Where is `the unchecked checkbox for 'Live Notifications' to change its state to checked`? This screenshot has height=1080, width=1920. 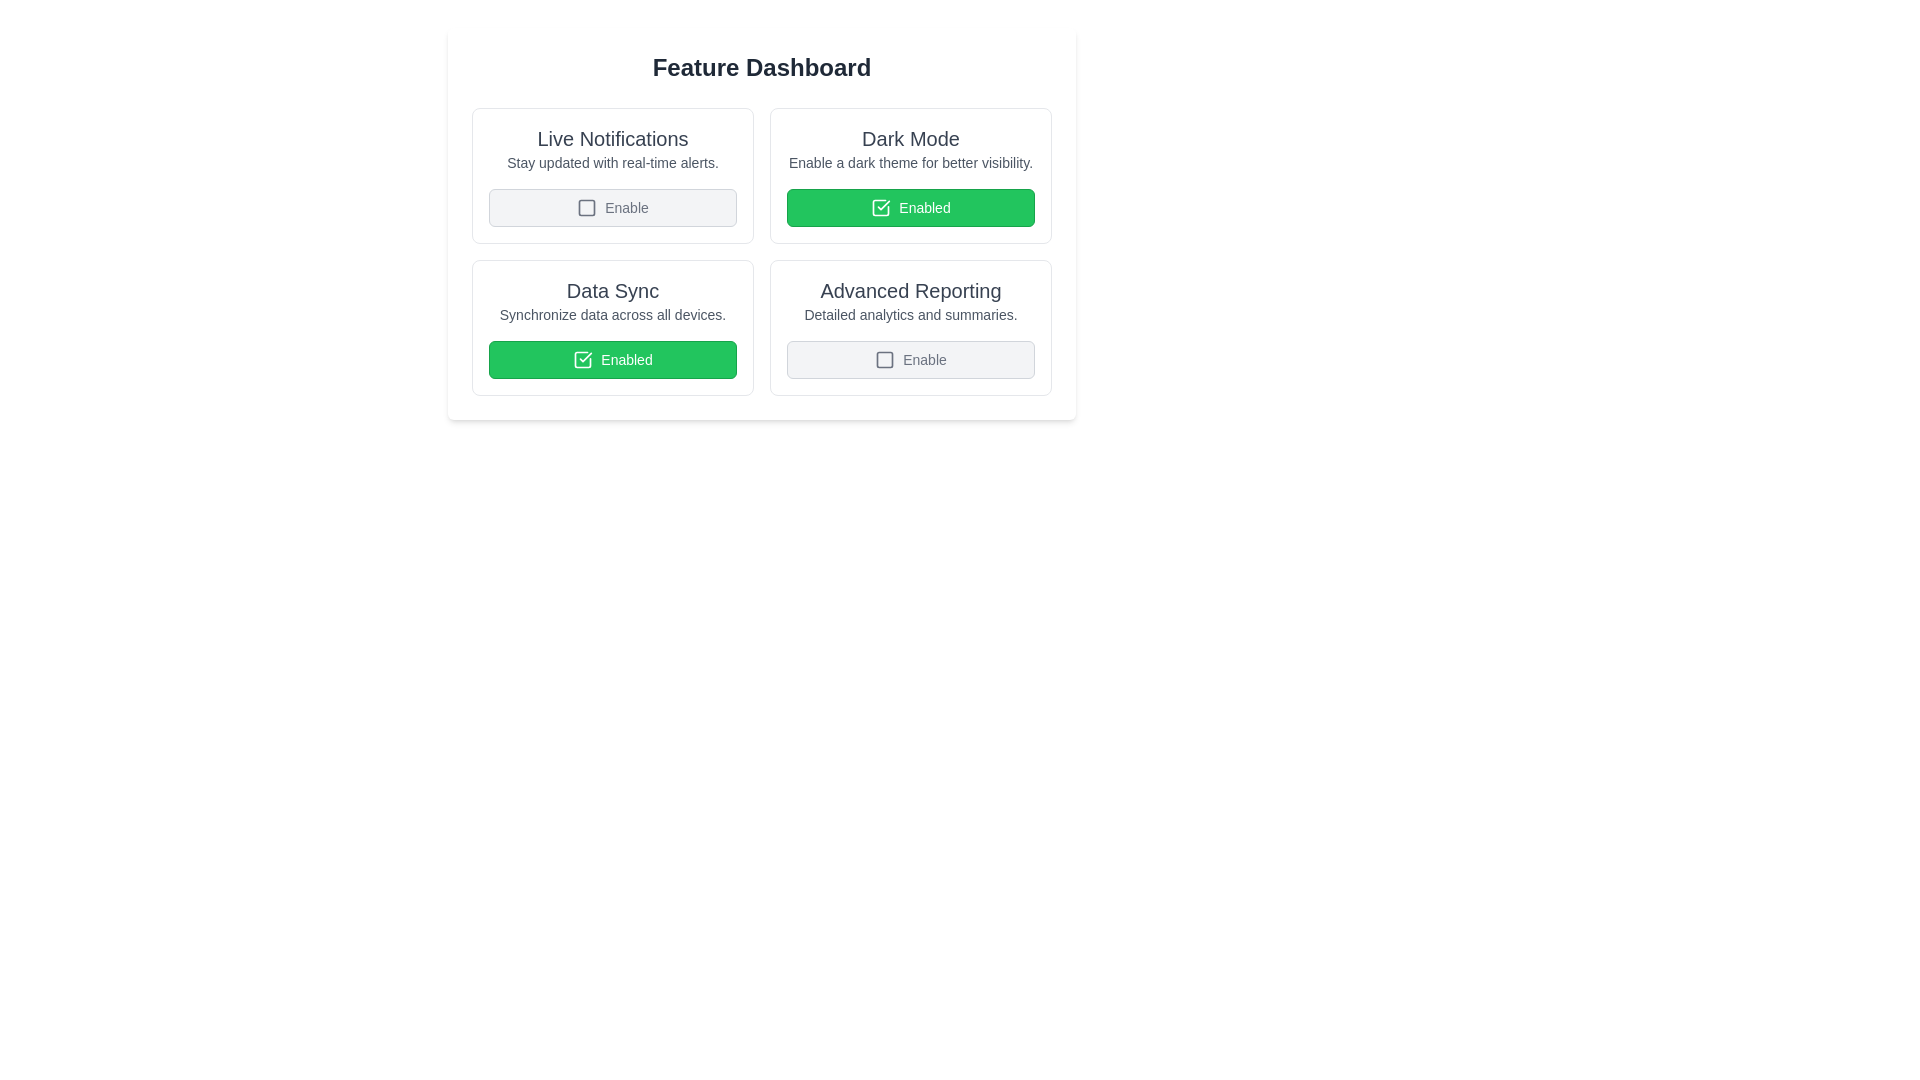
the unchecked checkbox for 'Live Notifications' to change its state to checked is located at coordinates (586, 208).